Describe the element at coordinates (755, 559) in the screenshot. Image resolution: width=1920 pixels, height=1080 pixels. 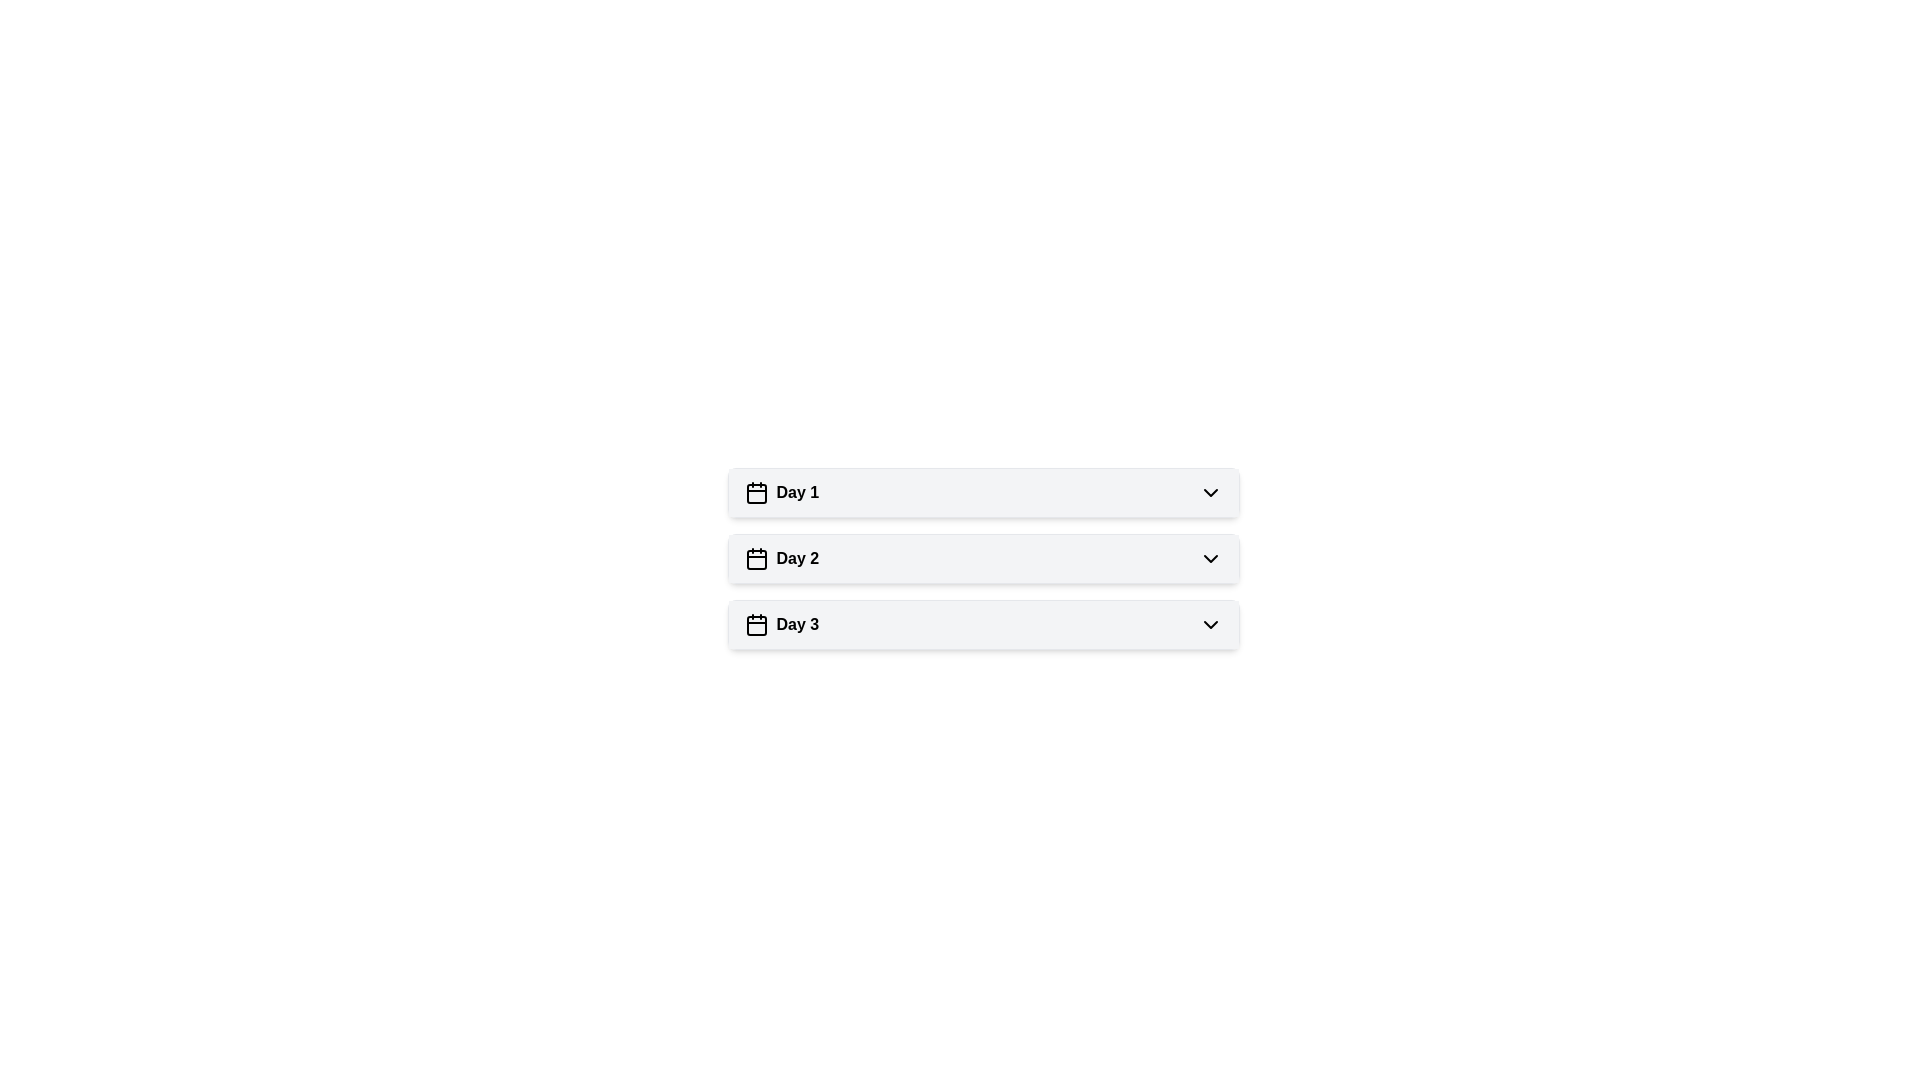
I see `the active red calendar icon located to the left of the 'Day 2' text` at that location.